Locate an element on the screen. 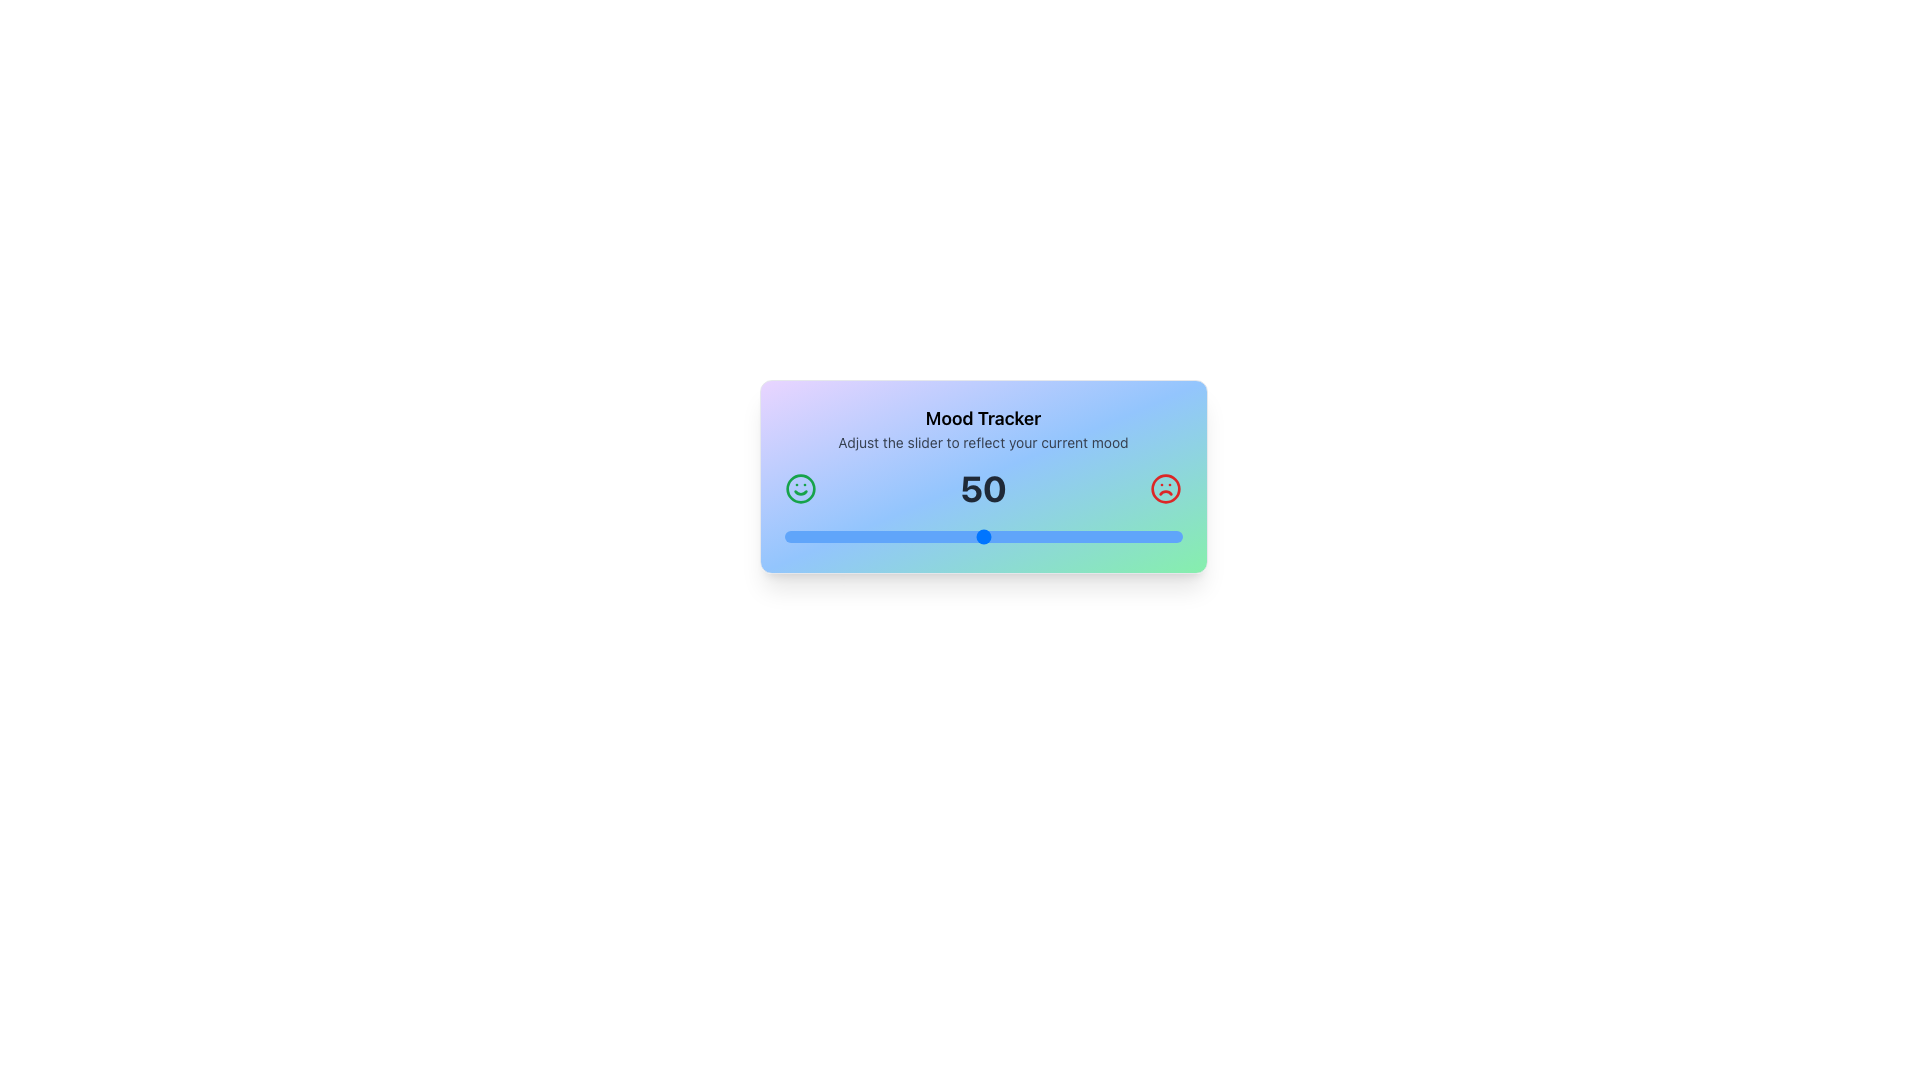  the large, bold black number '50' displayed in the Mood Tracker card to focus attention on it is located at coordinates (983, 489).